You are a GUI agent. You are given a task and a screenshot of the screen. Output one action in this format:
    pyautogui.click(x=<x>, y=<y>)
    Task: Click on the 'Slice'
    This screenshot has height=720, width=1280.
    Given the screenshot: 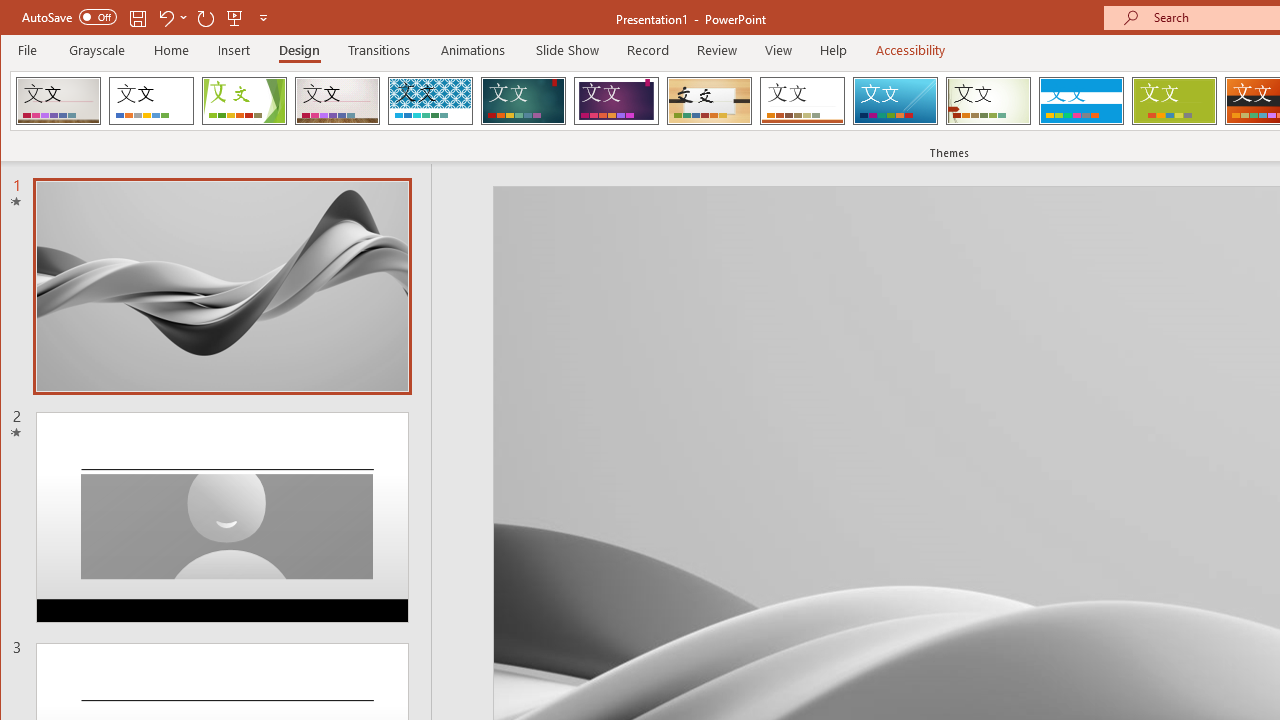 What is the action you would take?
    pyautogui.click(x=894, y=100)
    